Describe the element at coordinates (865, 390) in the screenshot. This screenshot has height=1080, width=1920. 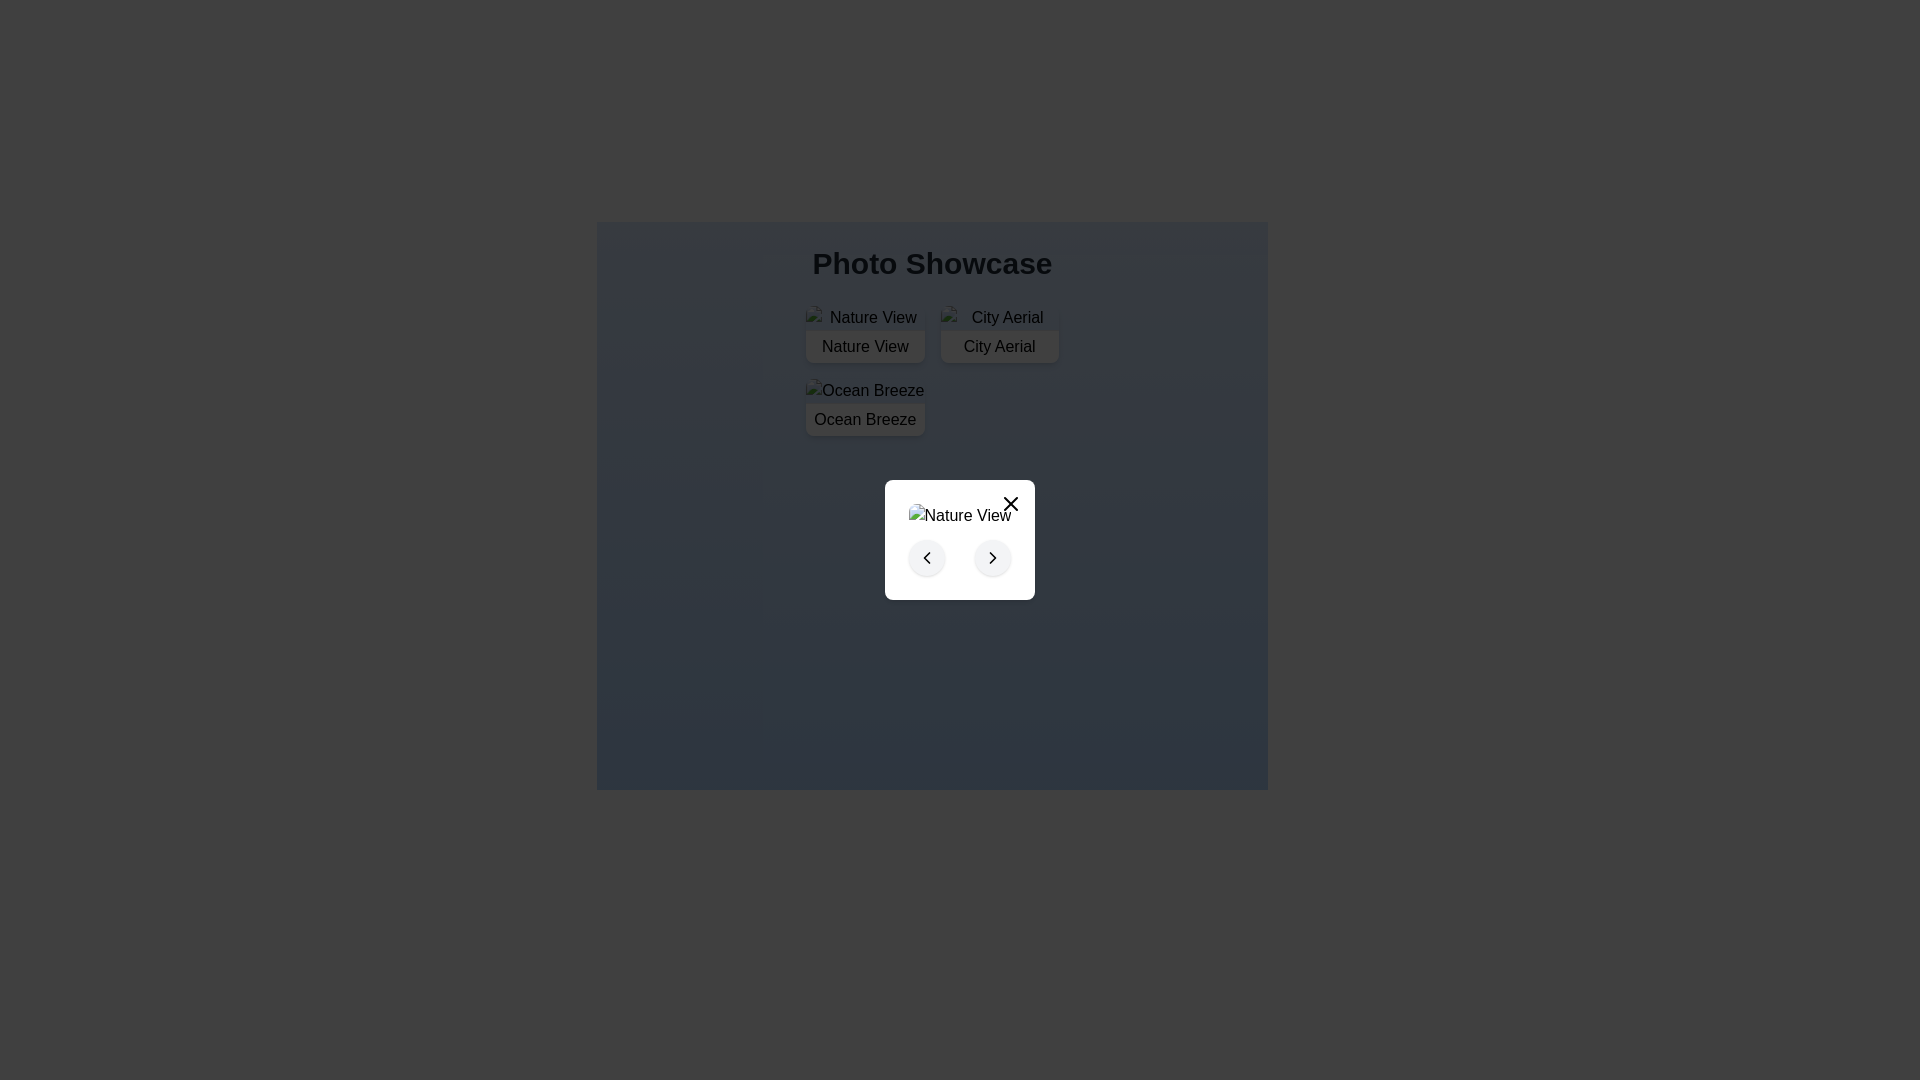
I see `the display image for the content titled 'Ocean Breeze', which serves as a visual indicator or thumbnail` at that location.